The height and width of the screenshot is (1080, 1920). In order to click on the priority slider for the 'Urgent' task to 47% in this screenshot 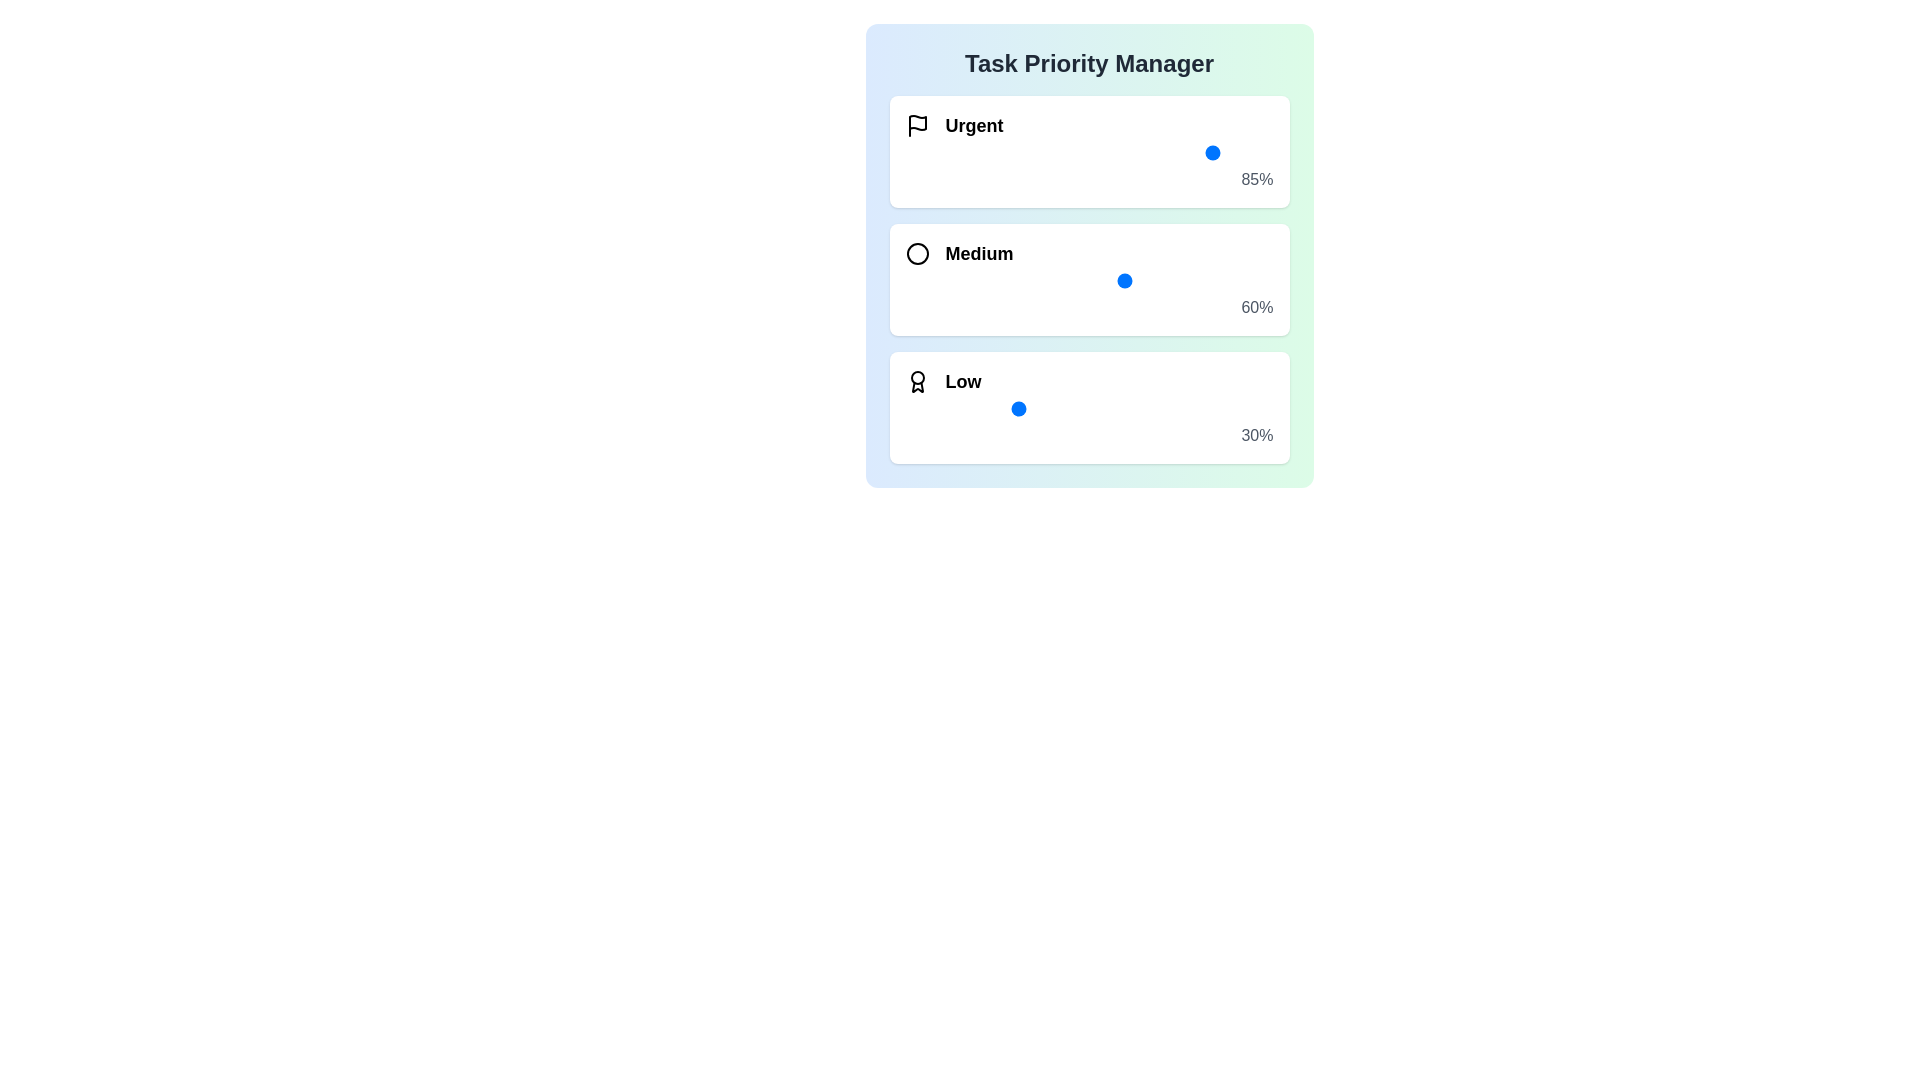, I will do `click(1077, 152)`.